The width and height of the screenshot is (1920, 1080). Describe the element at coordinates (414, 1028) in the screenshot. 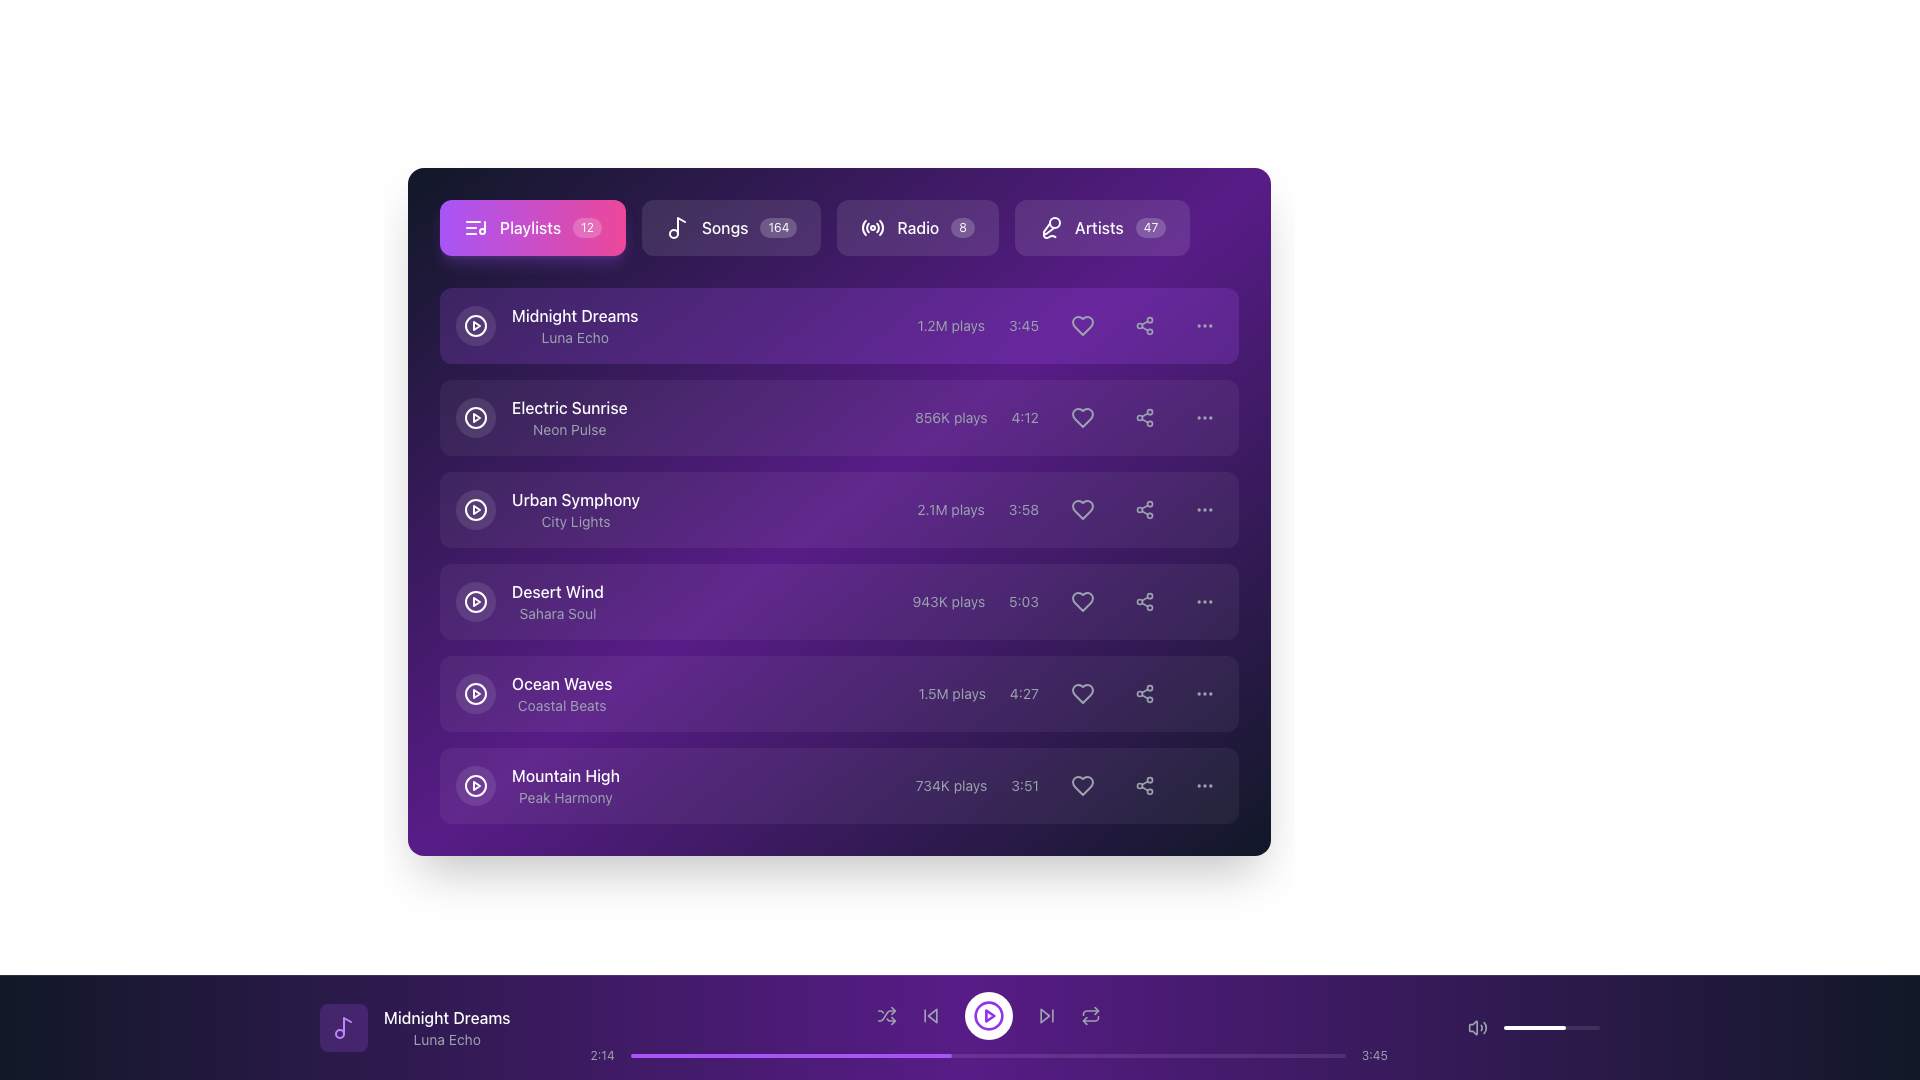

I see `the Text with Icon element displaying 'Midnight Dreams' and 'Luna Echo' in the bottom-left corner of the footer bar` at that location.